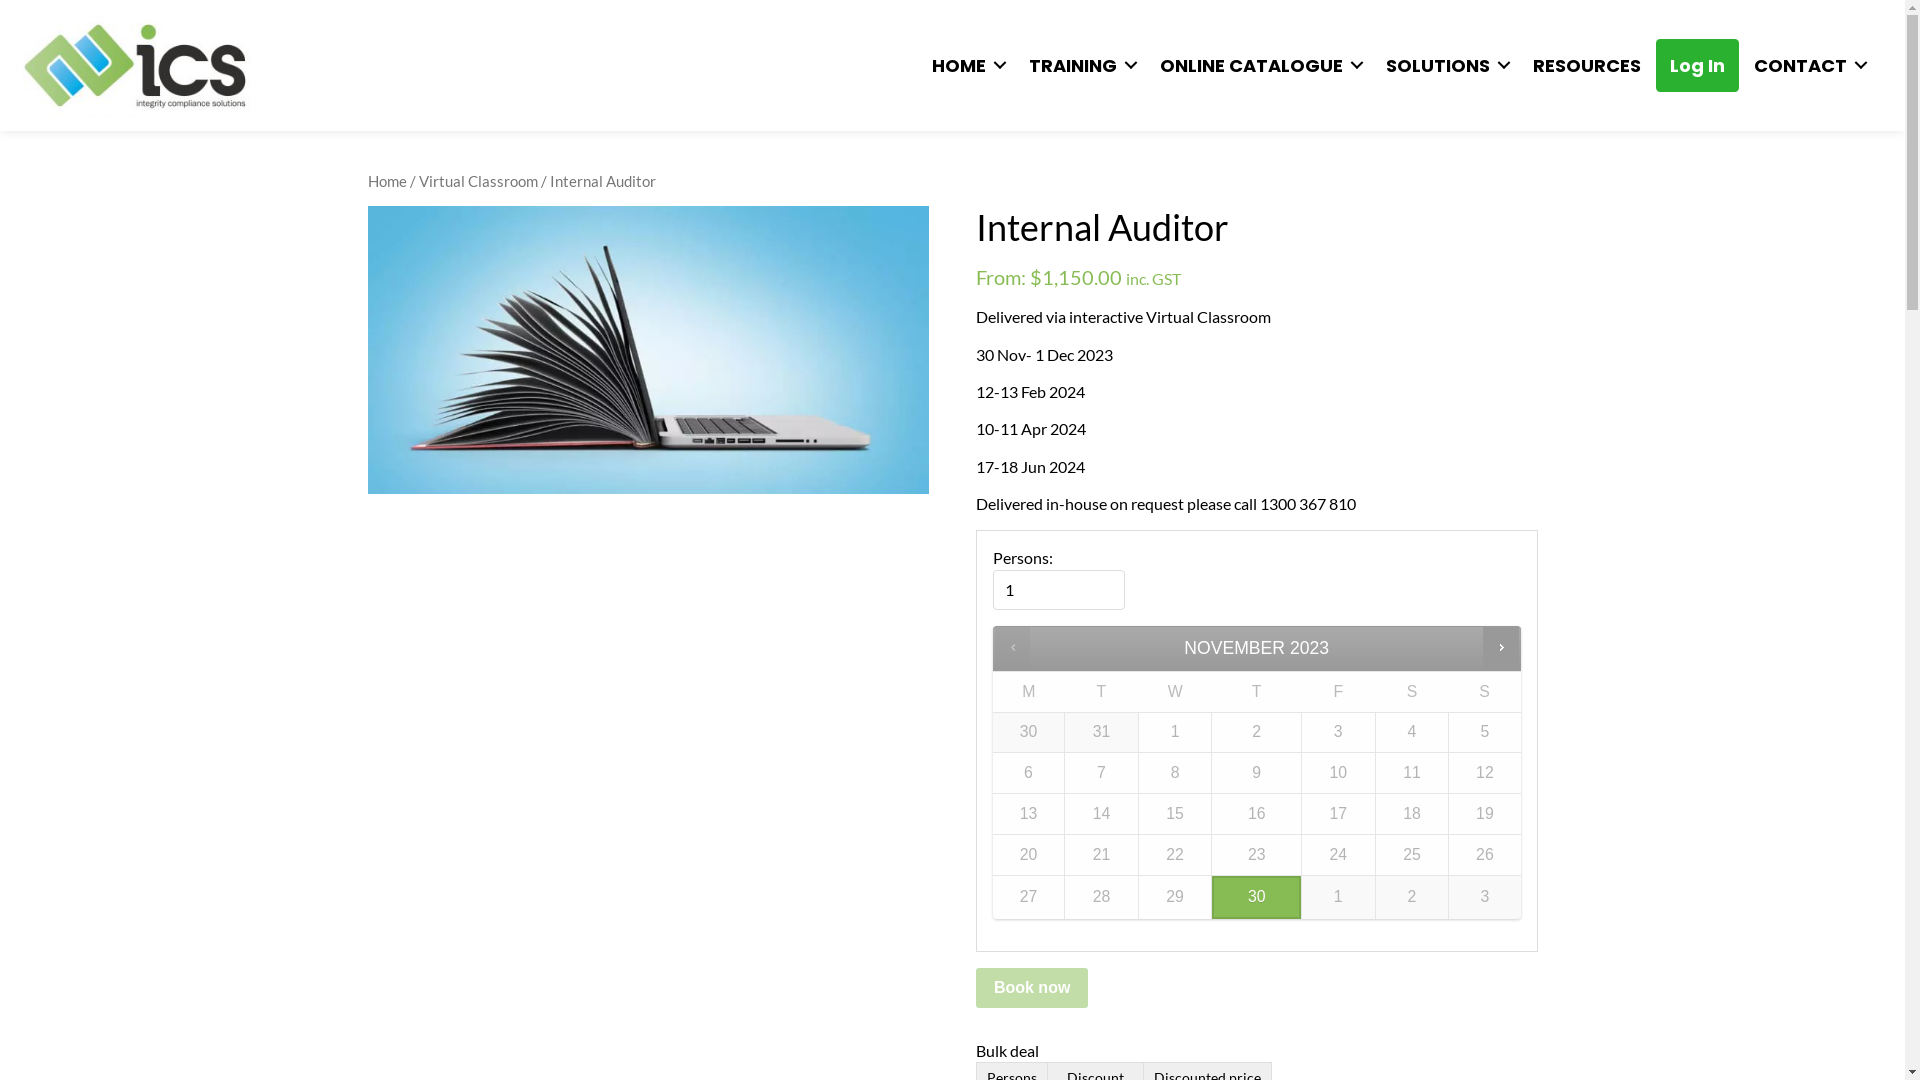  I want to click on 'ONLINE CATALOGUE', so click(1257, 64).